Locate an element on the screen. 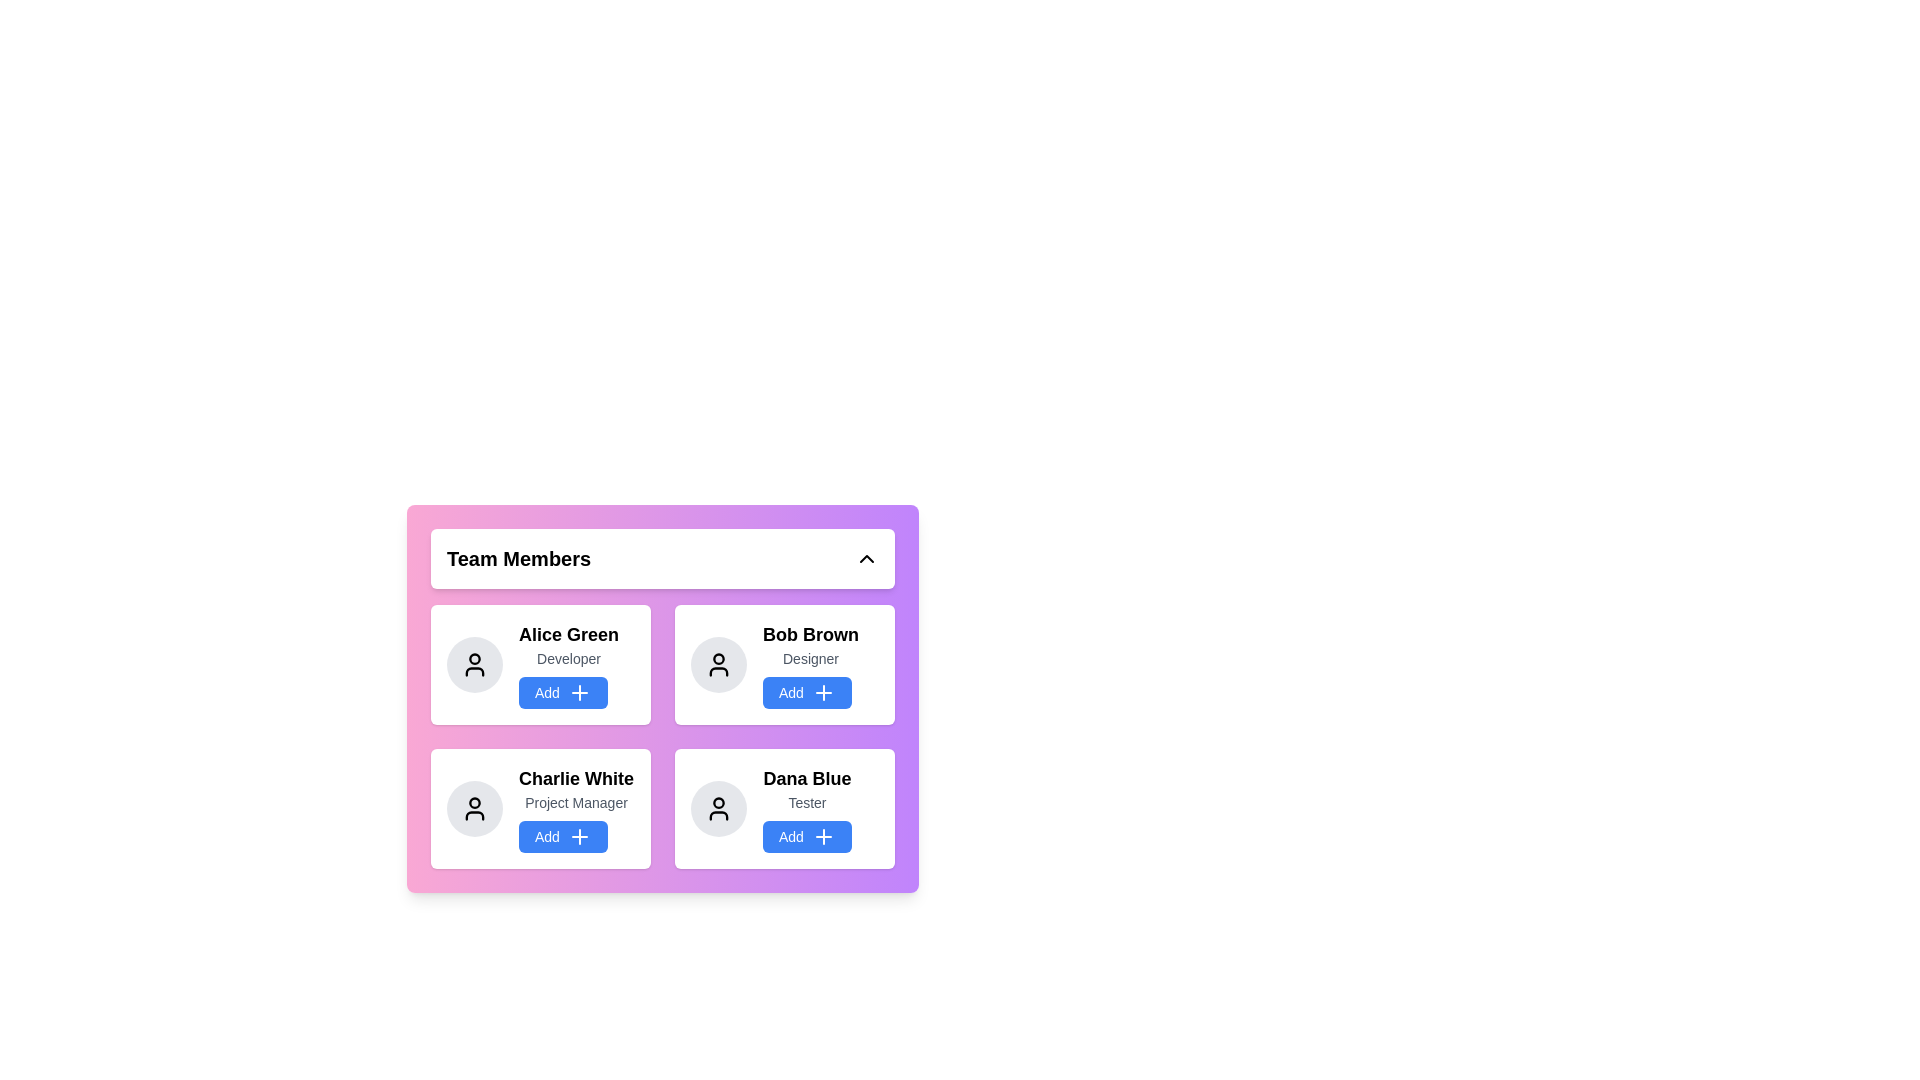 Image resolution: width=1920 pixels, height=1080 pixels. the static text label reading 'Developer' located below 'Alice Green' in the user card section of the 'Team Members' area is located at coordinates (568, 659).